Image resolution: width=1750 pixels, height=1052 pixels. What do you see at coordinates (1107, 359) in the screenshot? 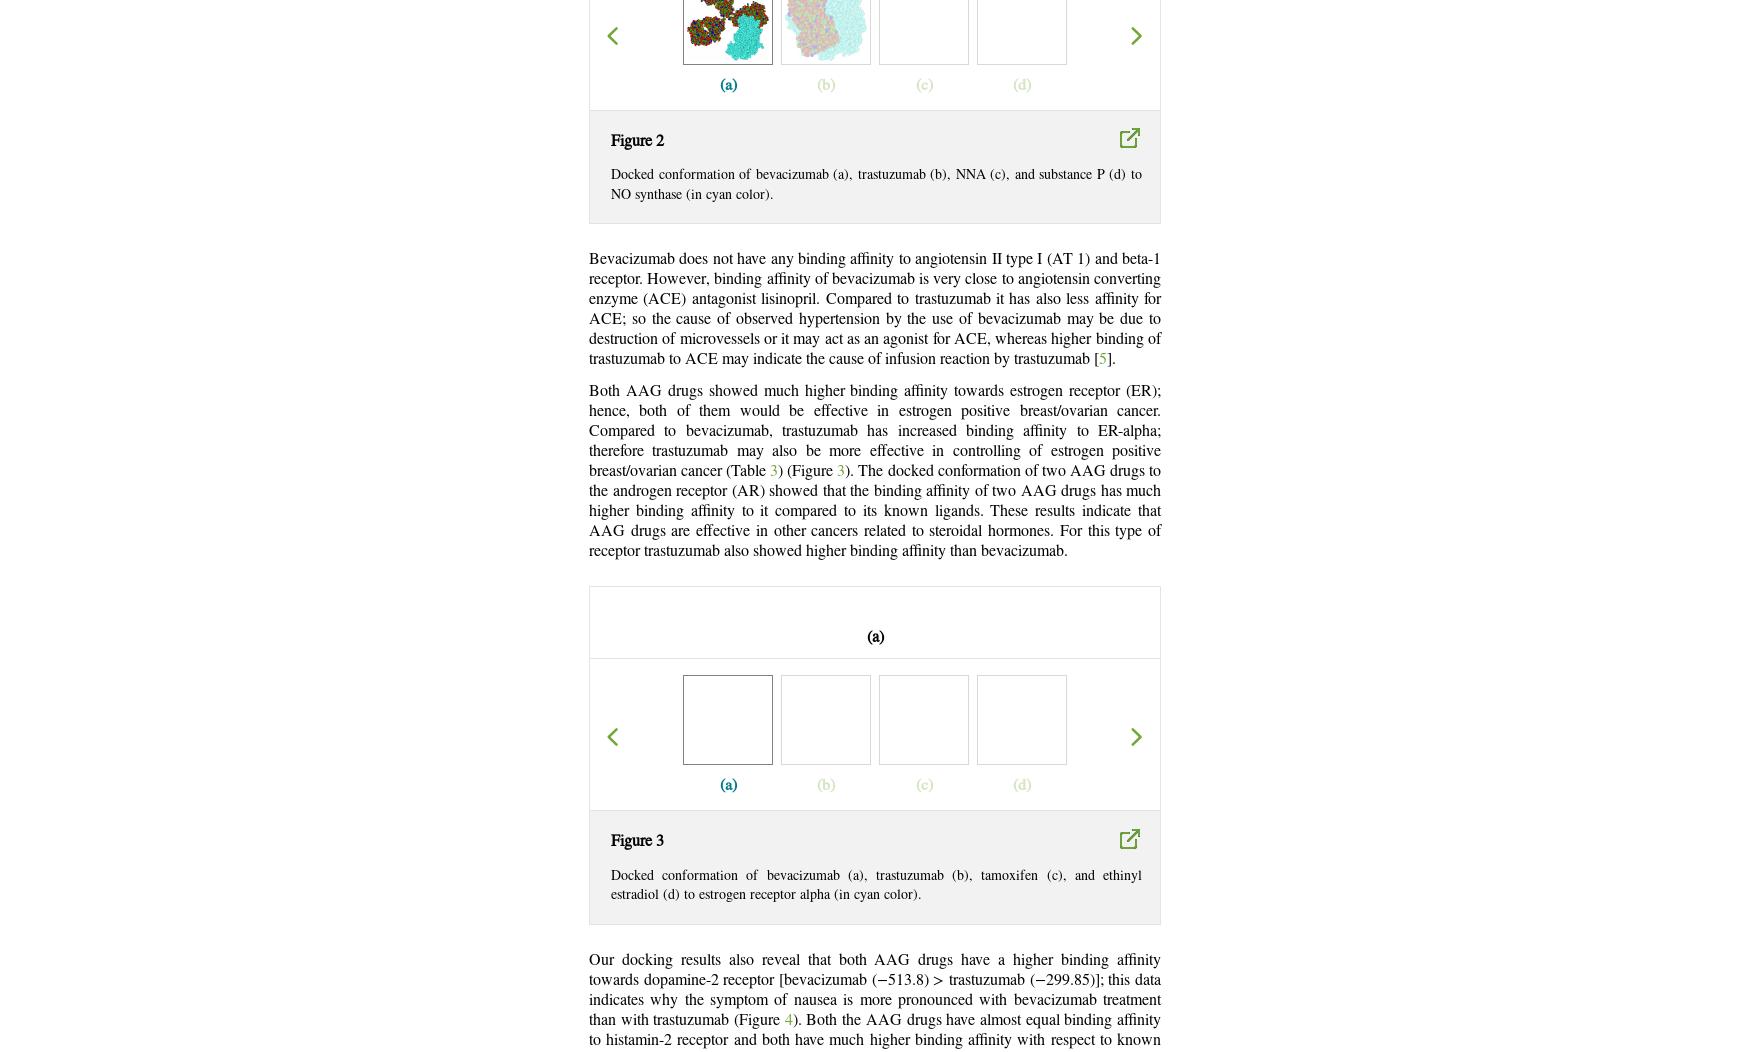
I see `'].'` at bounding box center [1107, 359].